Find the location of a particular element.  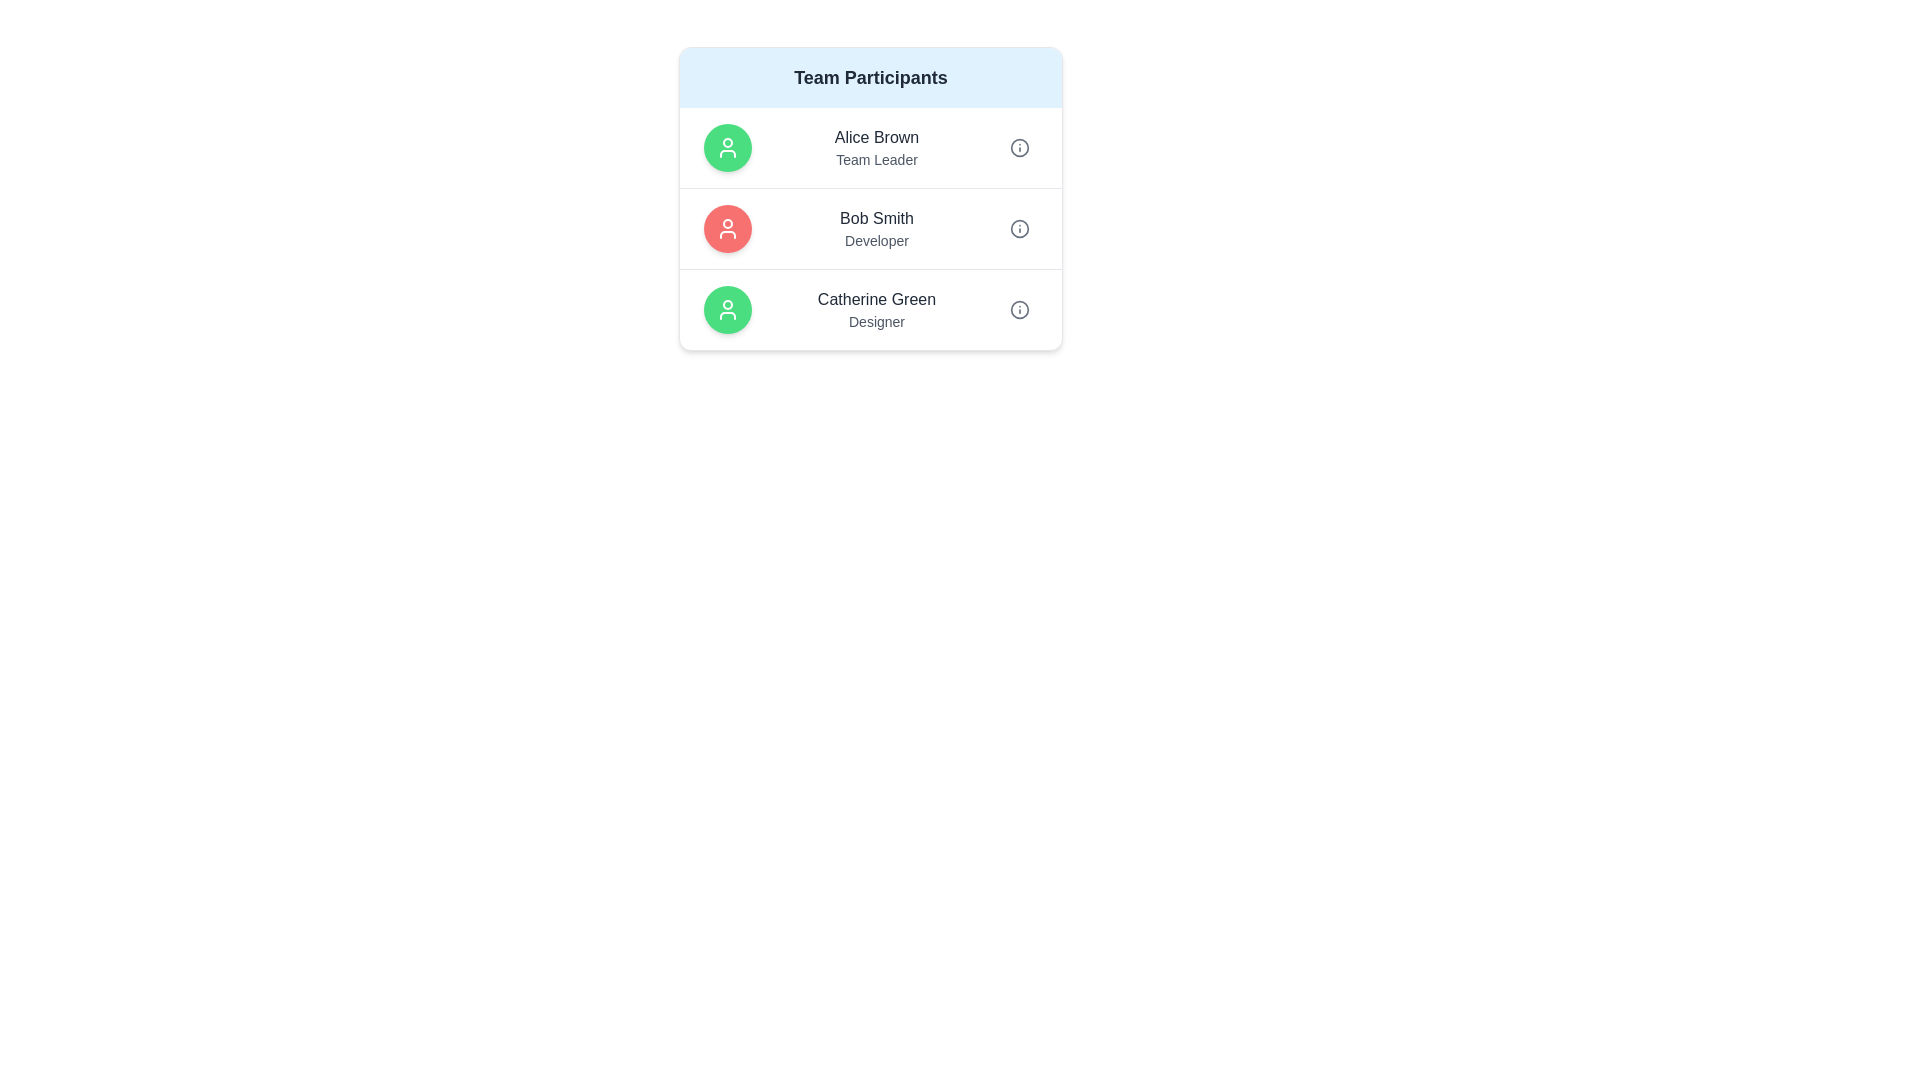

the circular avatar icon with a green background and white user silhouette representing Alice Brown is located at coordinates (727, 146).